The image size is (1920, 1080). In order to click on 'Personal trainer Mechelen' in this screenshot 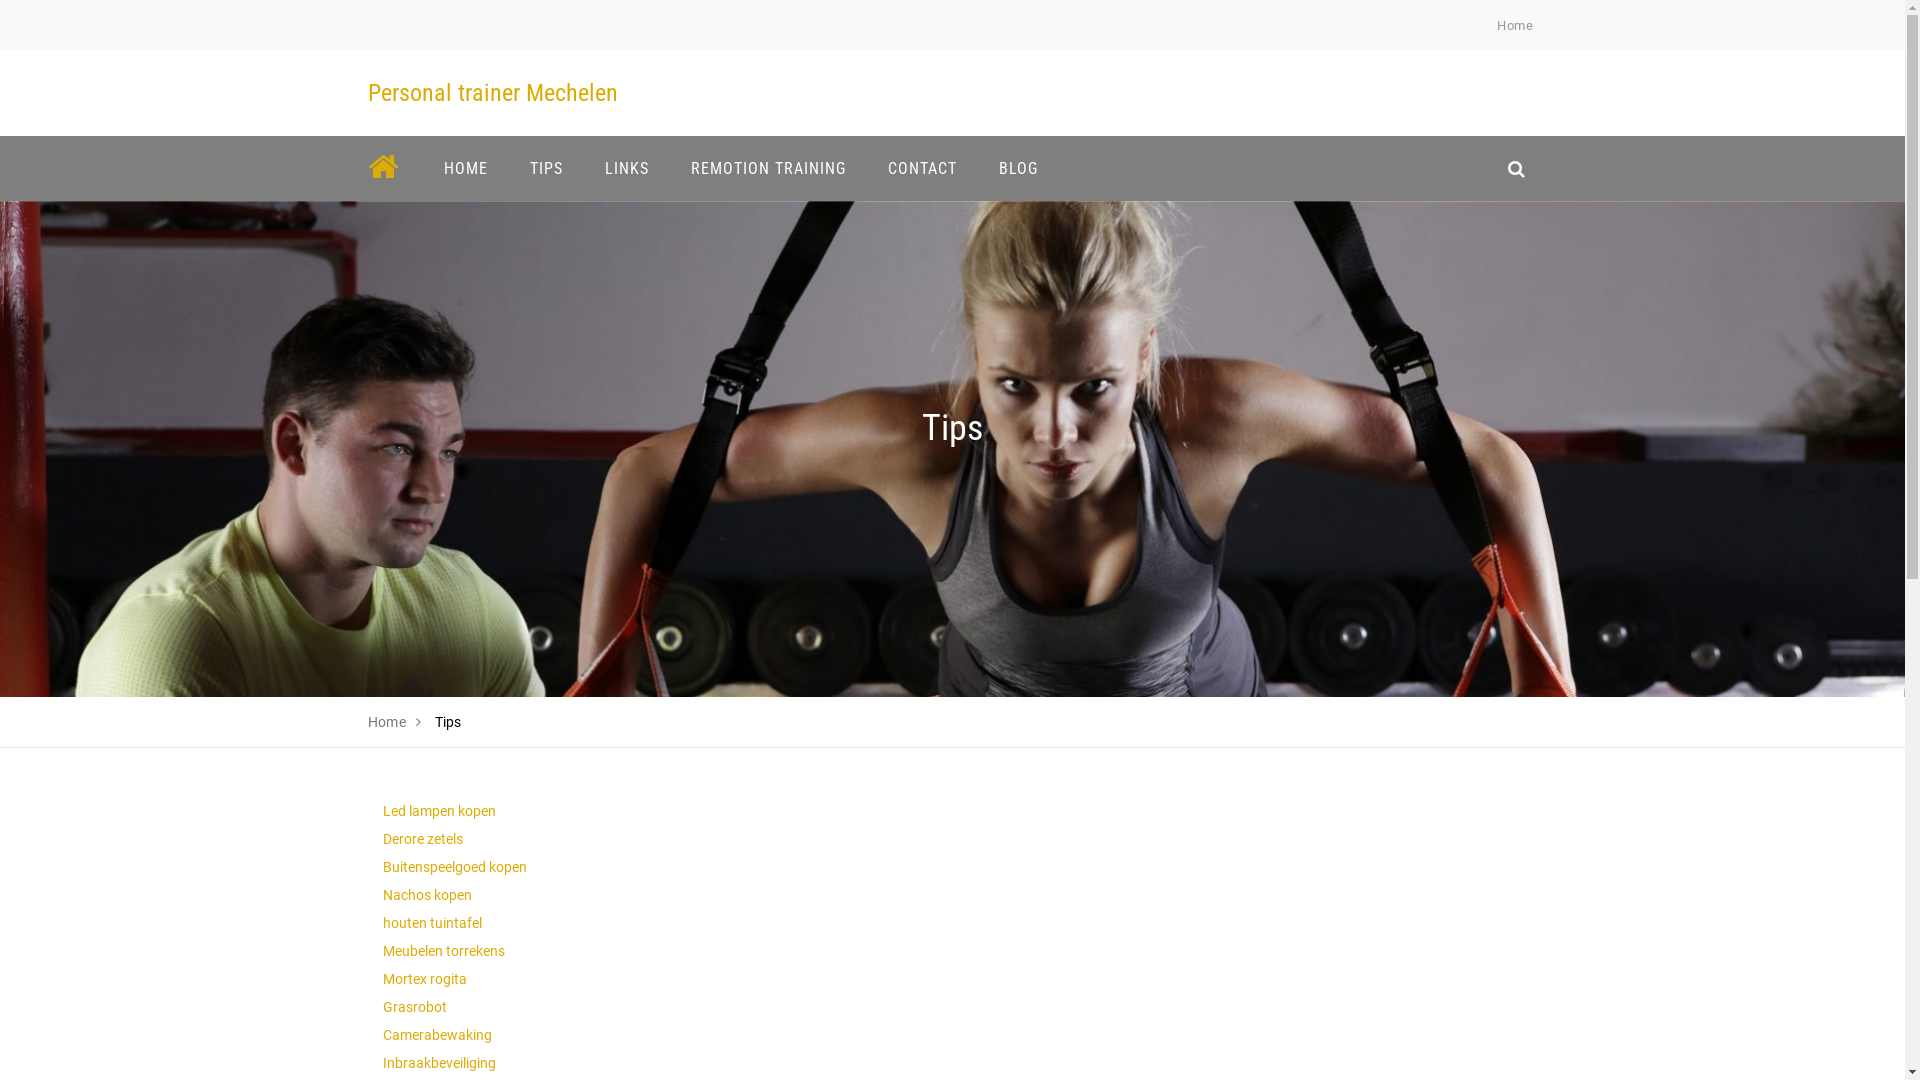, I will do `click(368, 92)`.